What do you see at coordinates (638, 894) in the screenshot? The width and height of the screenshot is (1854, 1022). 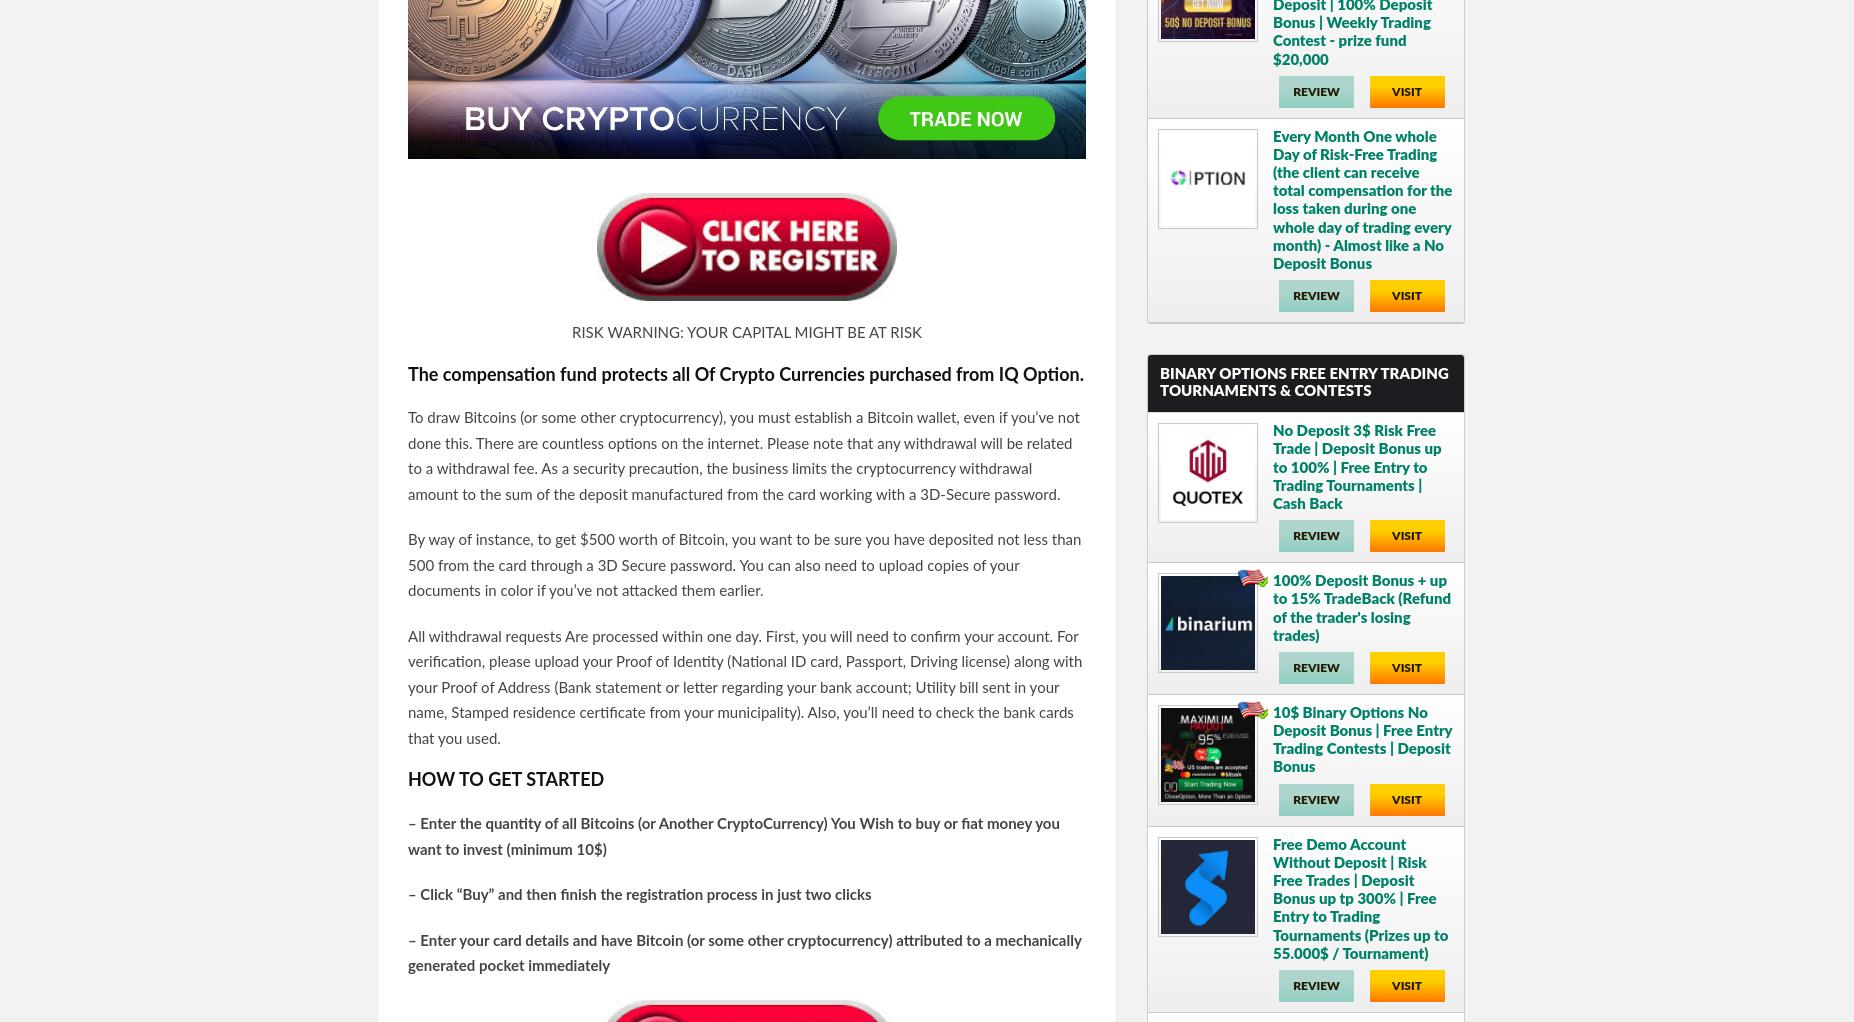 I see `'– Click “Buy” and then finish the registration process in just two clicks'` at bounding box center [638, 894].